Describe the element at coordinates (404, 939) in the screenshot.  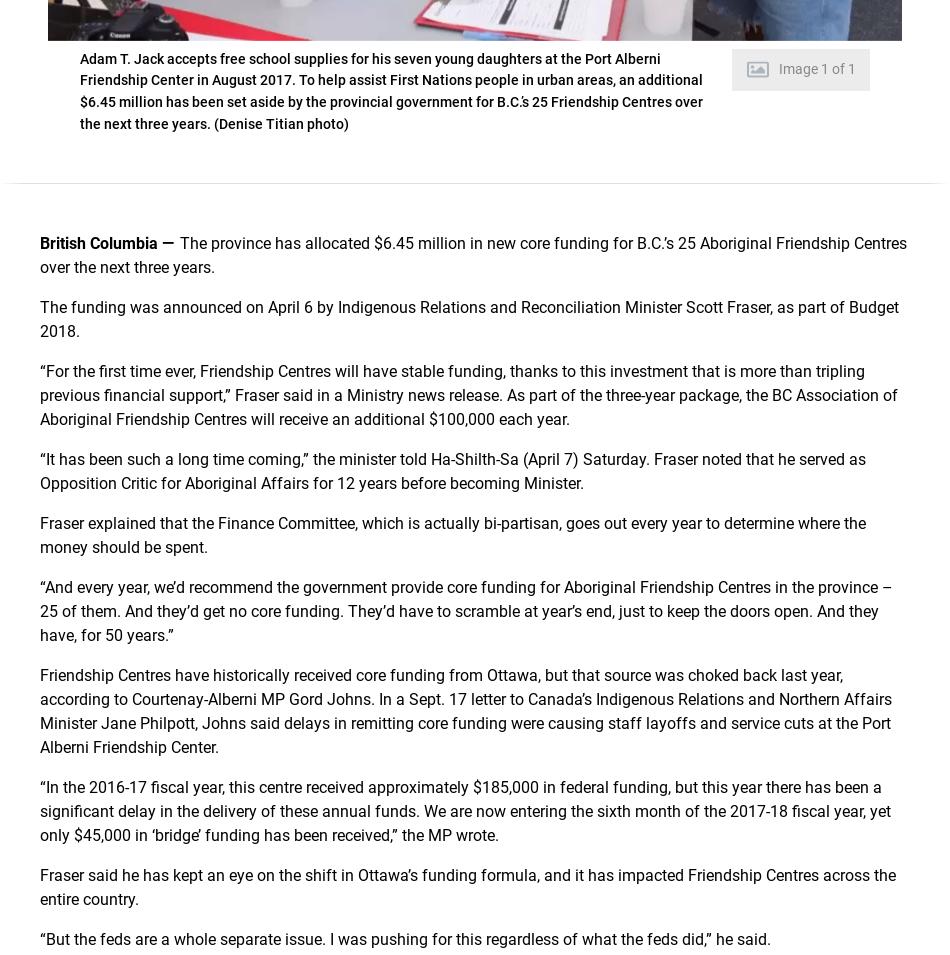
I see `'“But the feds are a whole separate issue. I was pushing for this regardless of what the feds did,” he said.'` at that location.